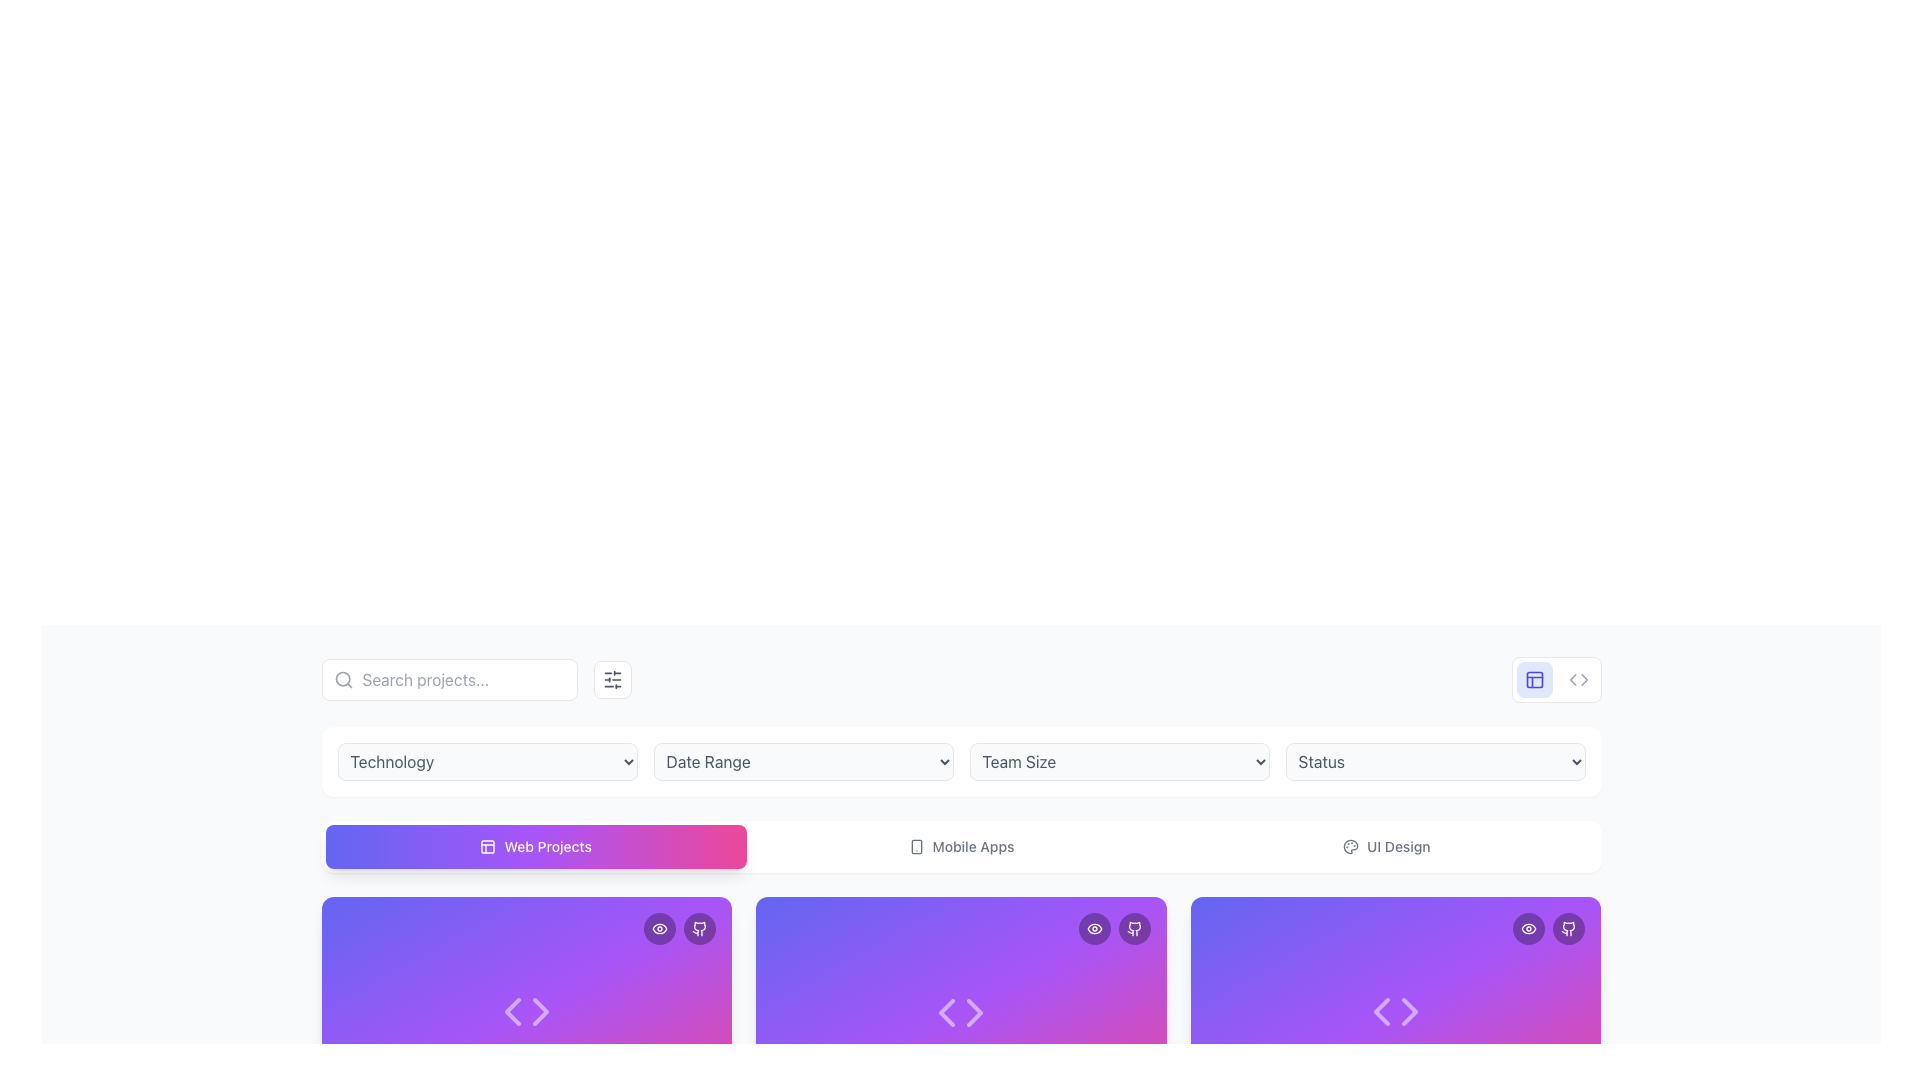 This screenshot has width=1920, height=1080. Describe the element at coordinates (1577, 678) in the screenshot. I see `the second button in the top-right corner of the interface, which is located directly to the right of a grid-like icon` at that location.